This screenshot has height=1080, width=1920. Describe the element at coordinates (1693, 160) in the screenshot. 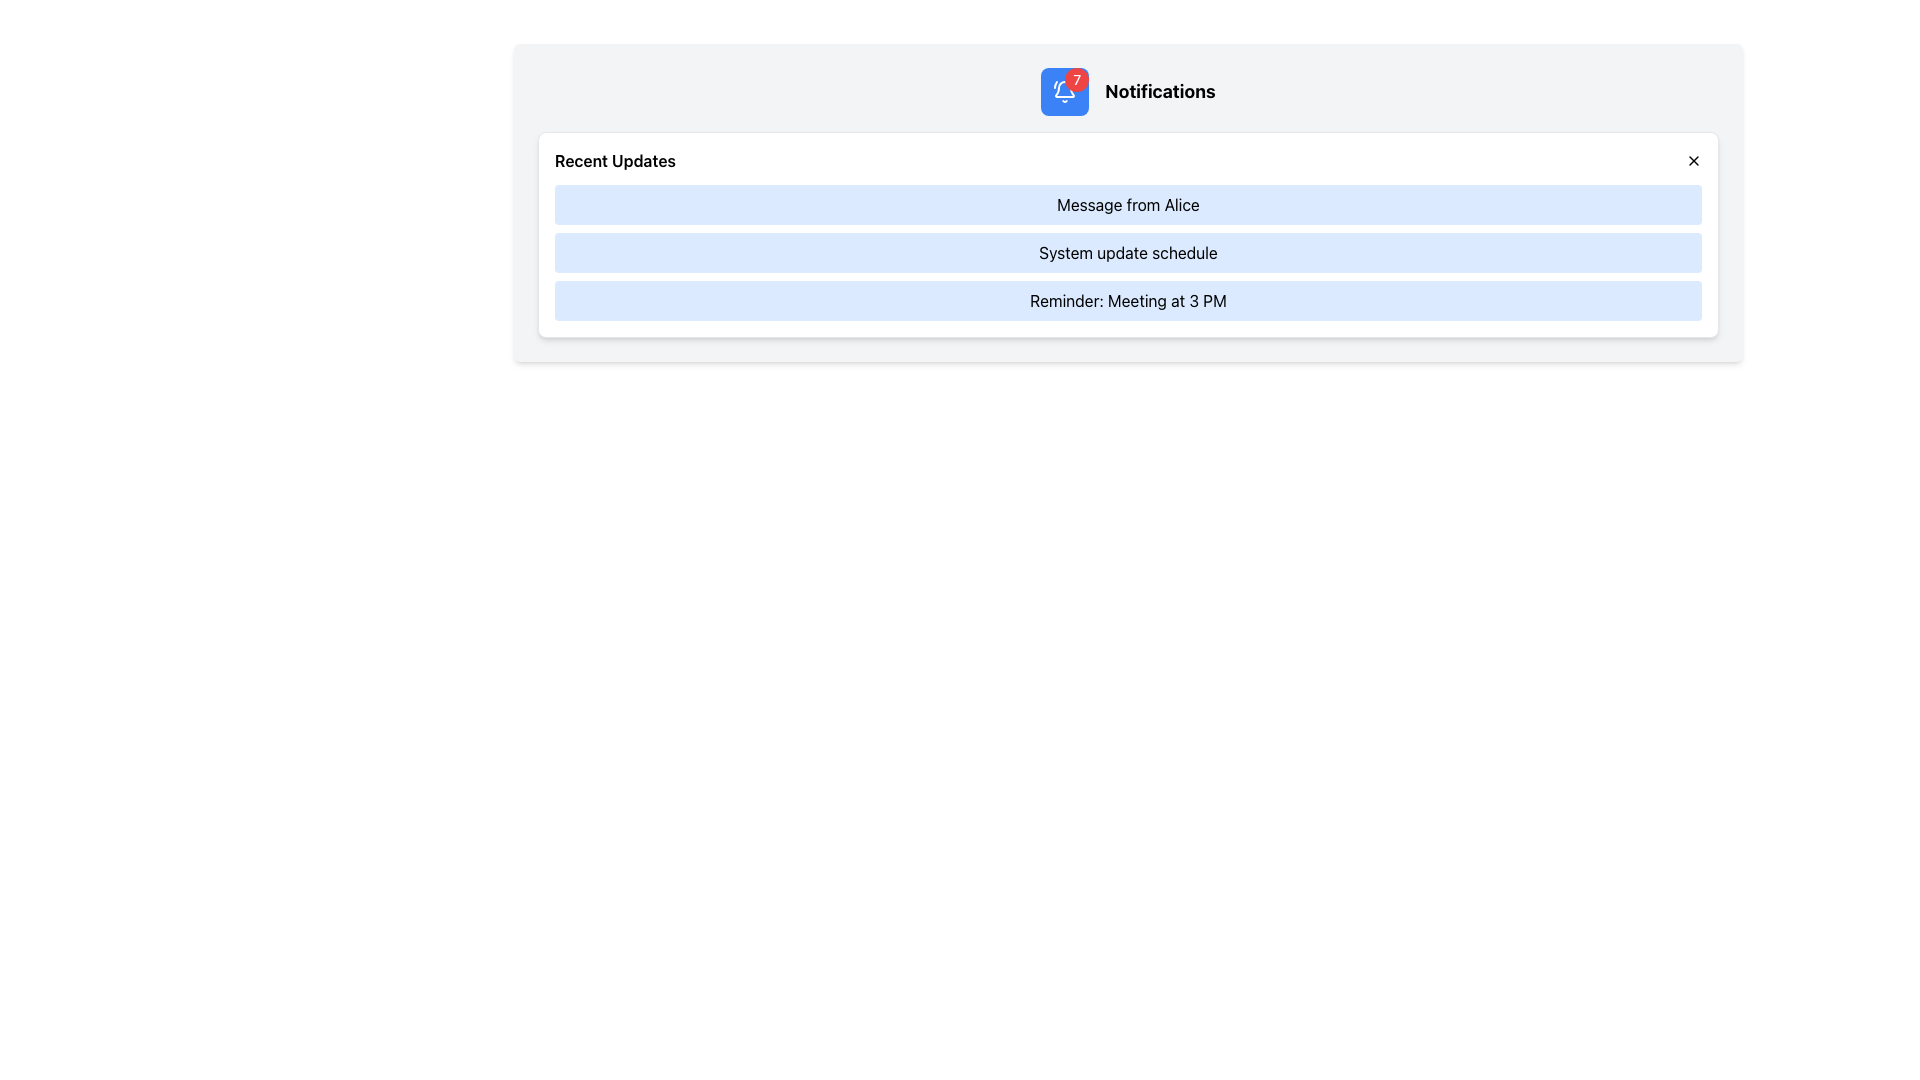

I see `the dismiss button represented by an 'X' icon located at the top-right corner of the 'Recent Updates' section` at that location.